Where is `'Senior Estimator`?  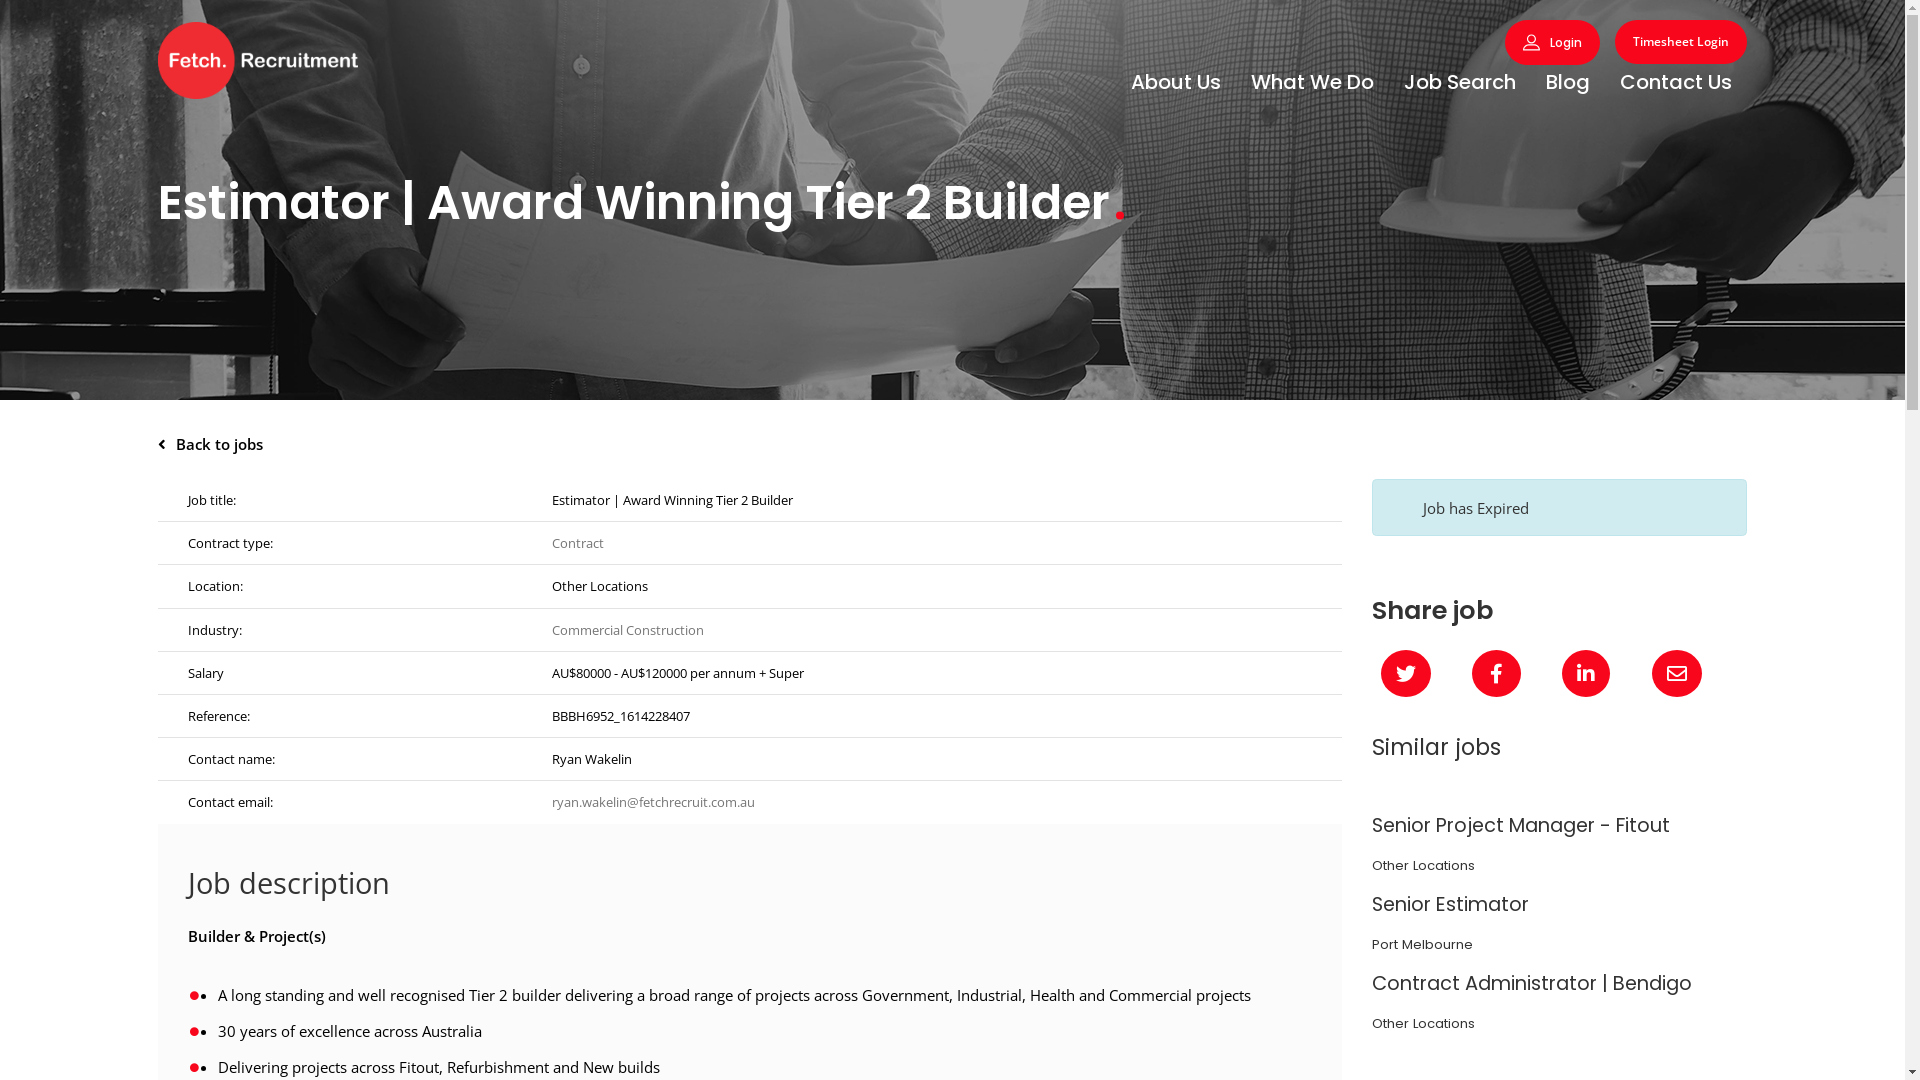
'Senior Estimator is located at coordinates (1558, 923).